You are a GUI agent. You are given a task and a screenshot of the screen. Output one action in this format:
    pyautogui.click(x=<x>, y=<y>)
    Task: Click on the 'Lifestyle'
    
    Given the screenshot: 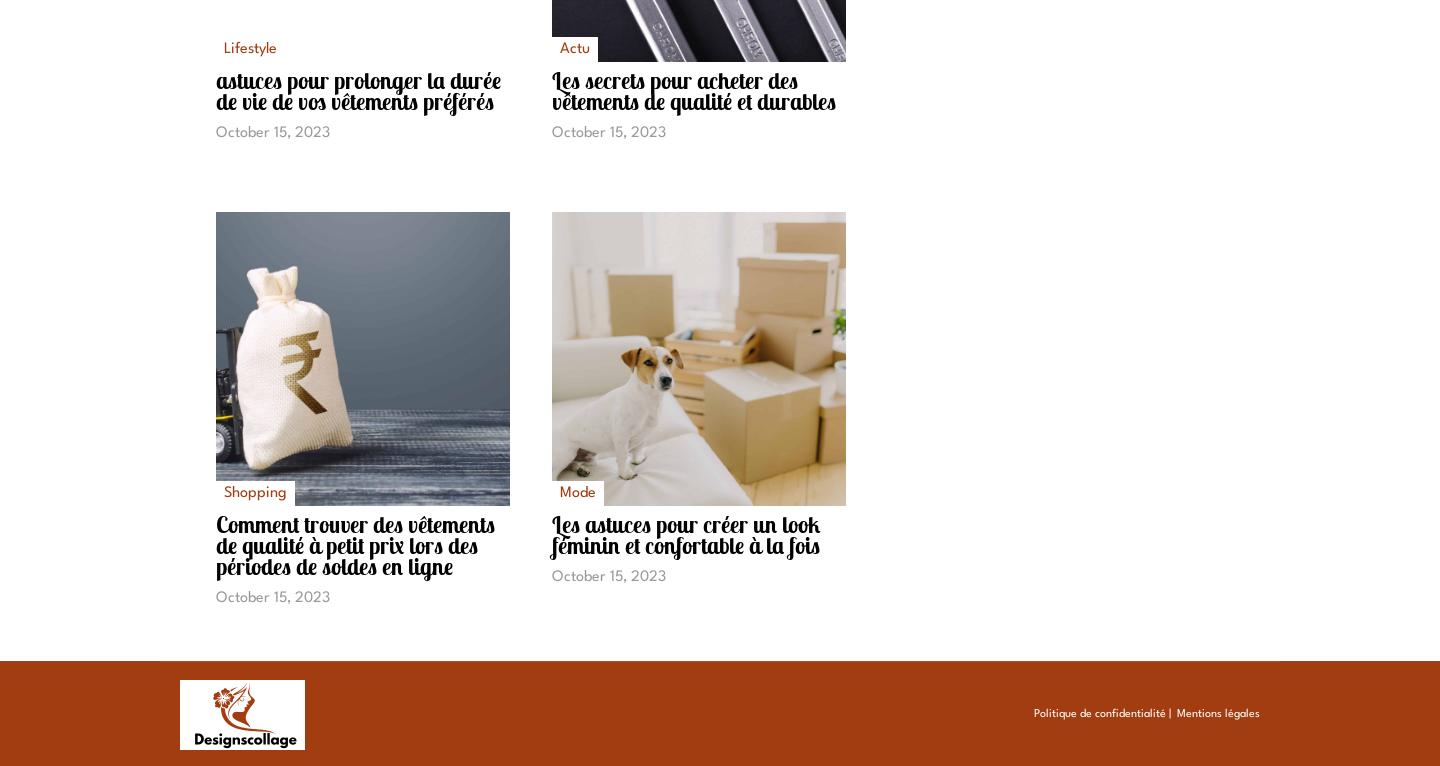 What is the action you would take?
    pyautogui.click(x=249, y=49)
    